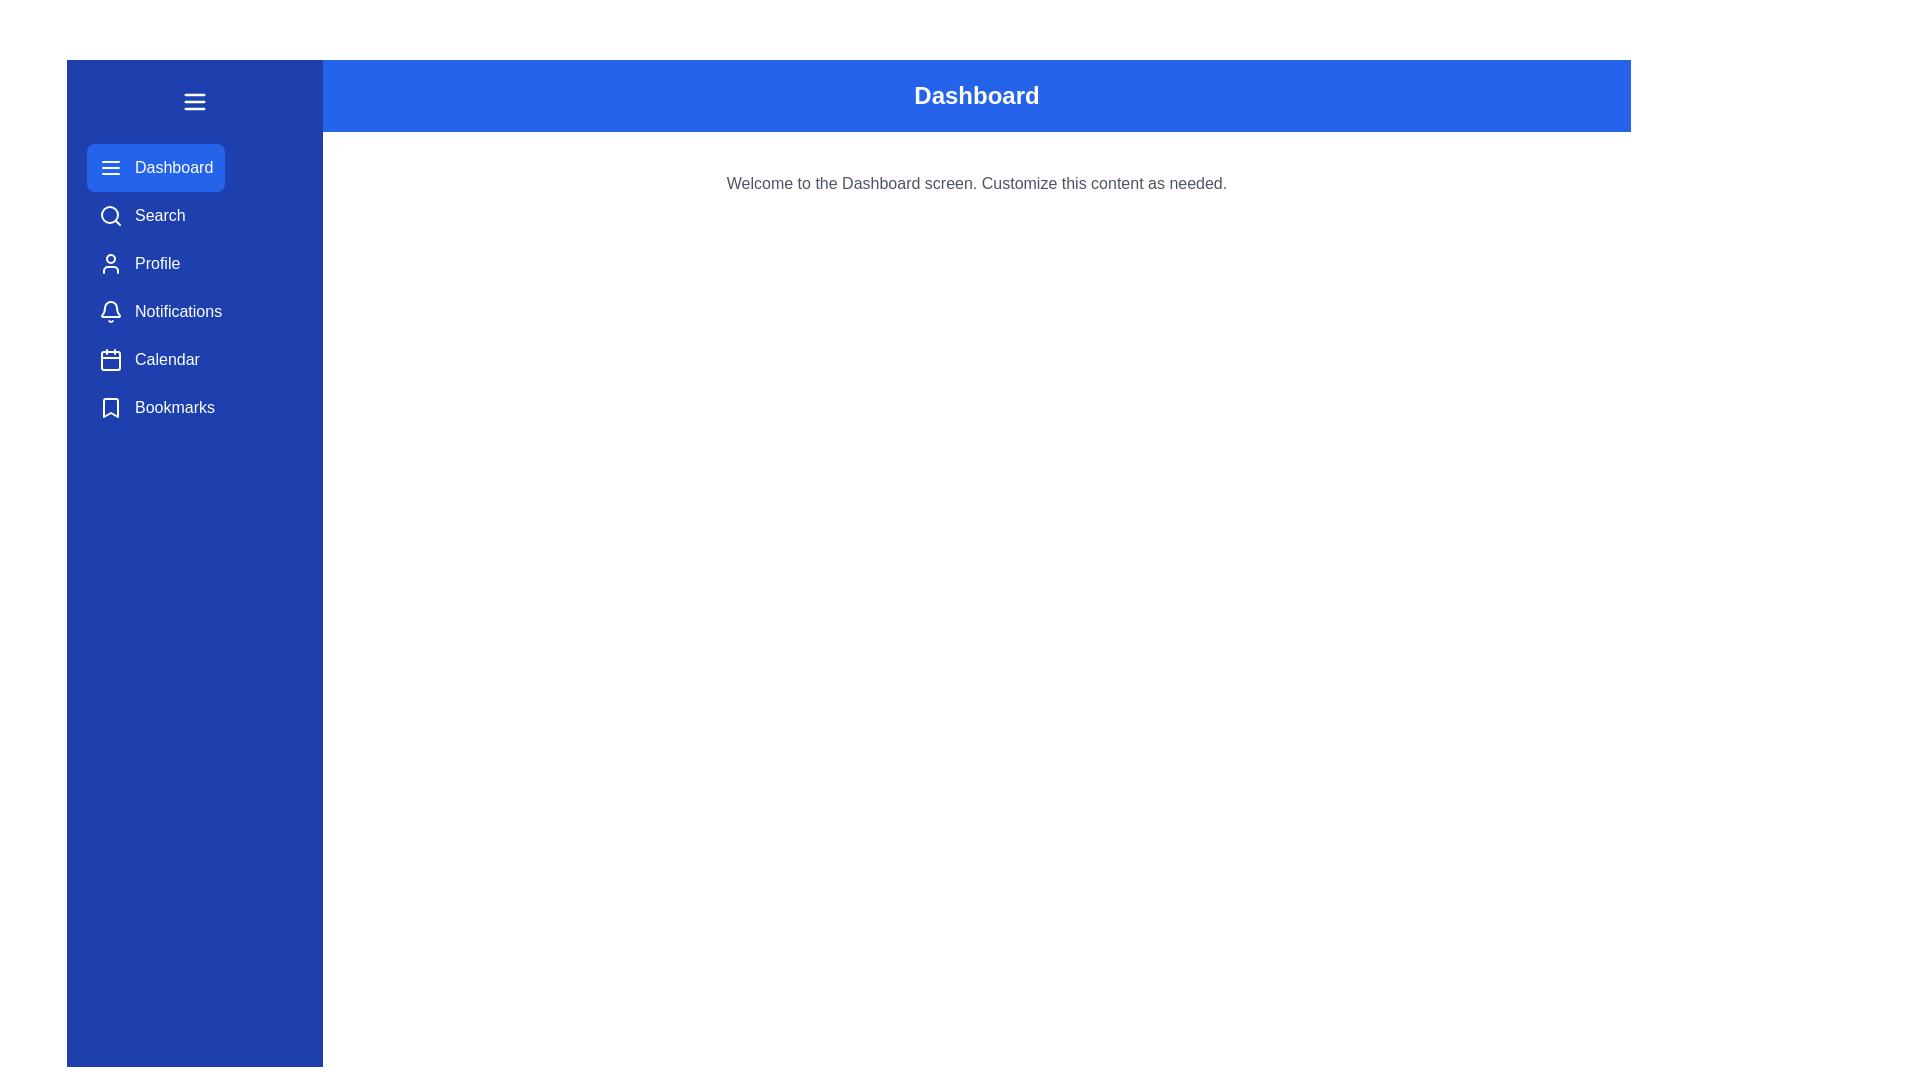  Describe the element at coordinates (148, 358) in the screenshot. I see `the 'Calendar' menu item on the left navigation bar` at that location.